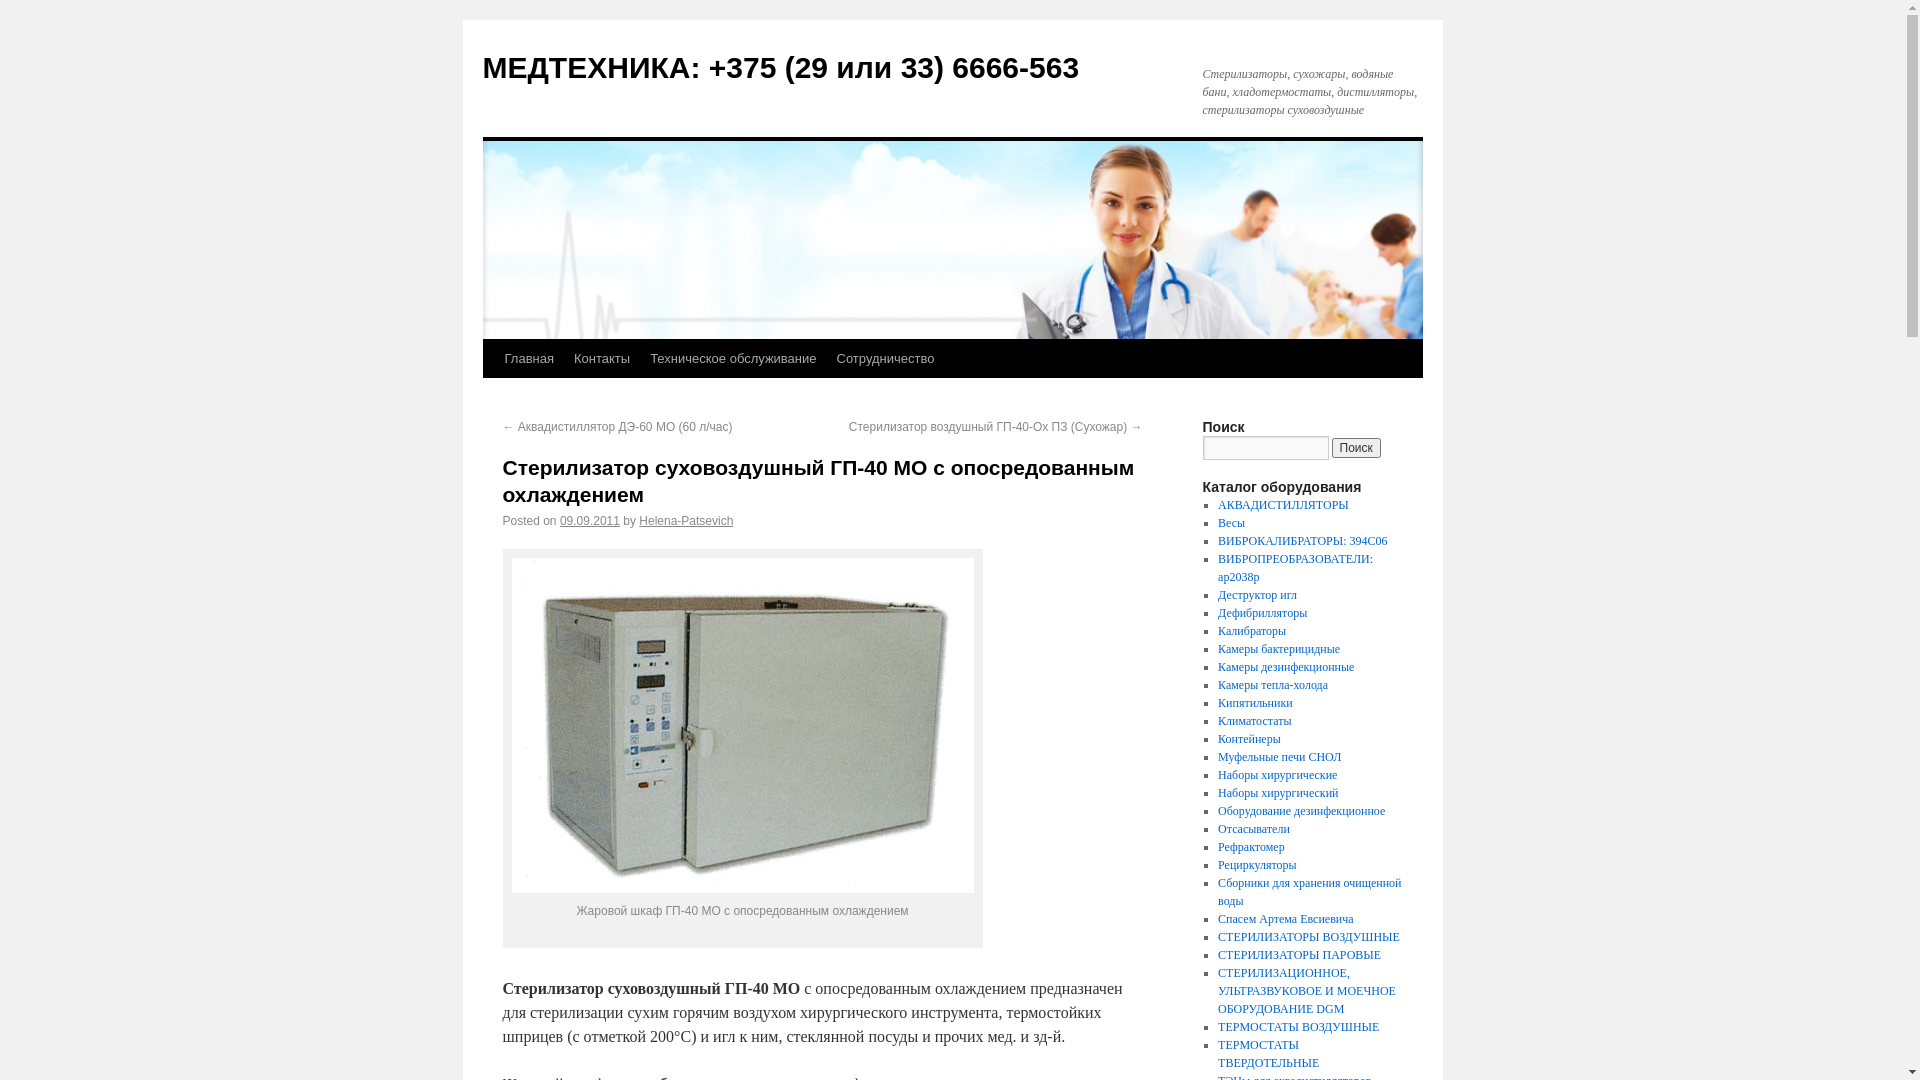 Image resolution: width=1920 pixels, height=1080 pixels. What do you see at coordinates (560, 519) in the screenshot?
I see `'09.09.2011'` at bounding box center [560, 519].